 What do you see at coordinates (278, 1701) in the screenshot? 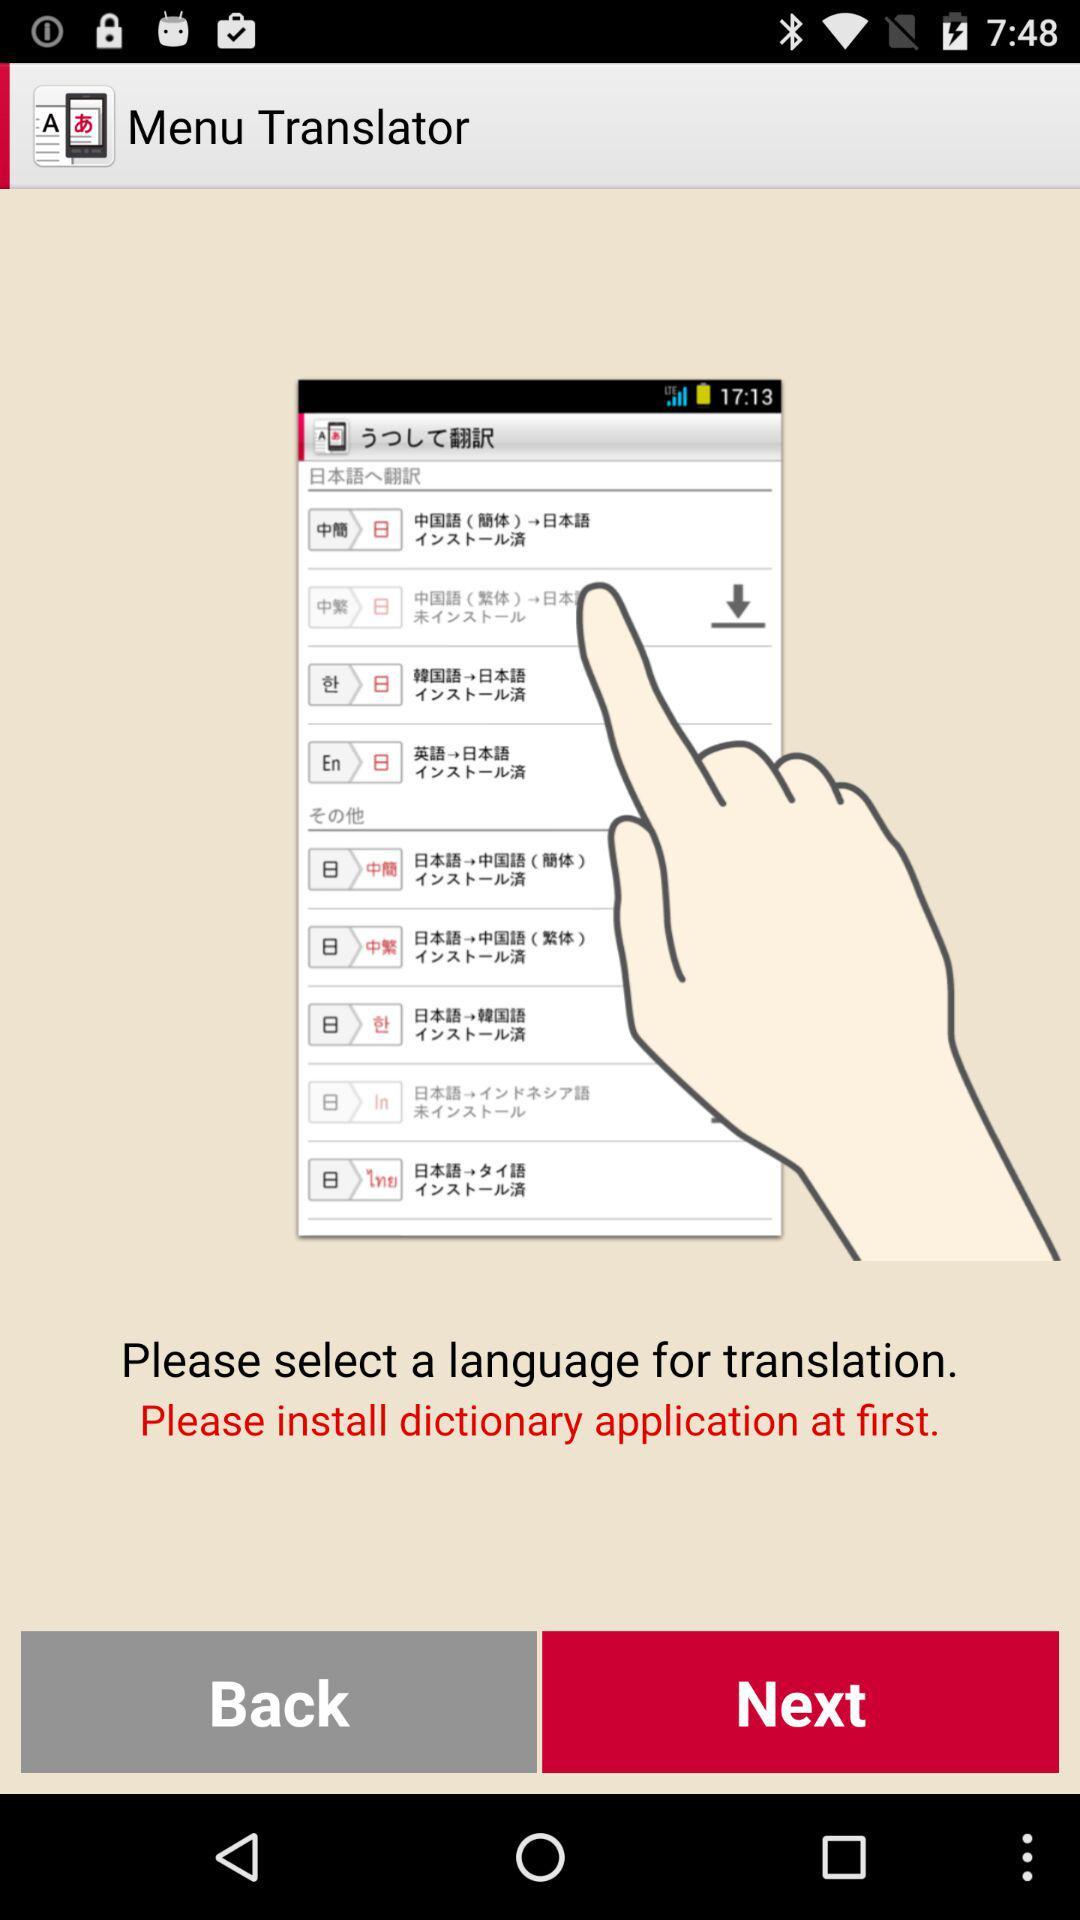
I see `back item` at bounding box center [278, 1701].